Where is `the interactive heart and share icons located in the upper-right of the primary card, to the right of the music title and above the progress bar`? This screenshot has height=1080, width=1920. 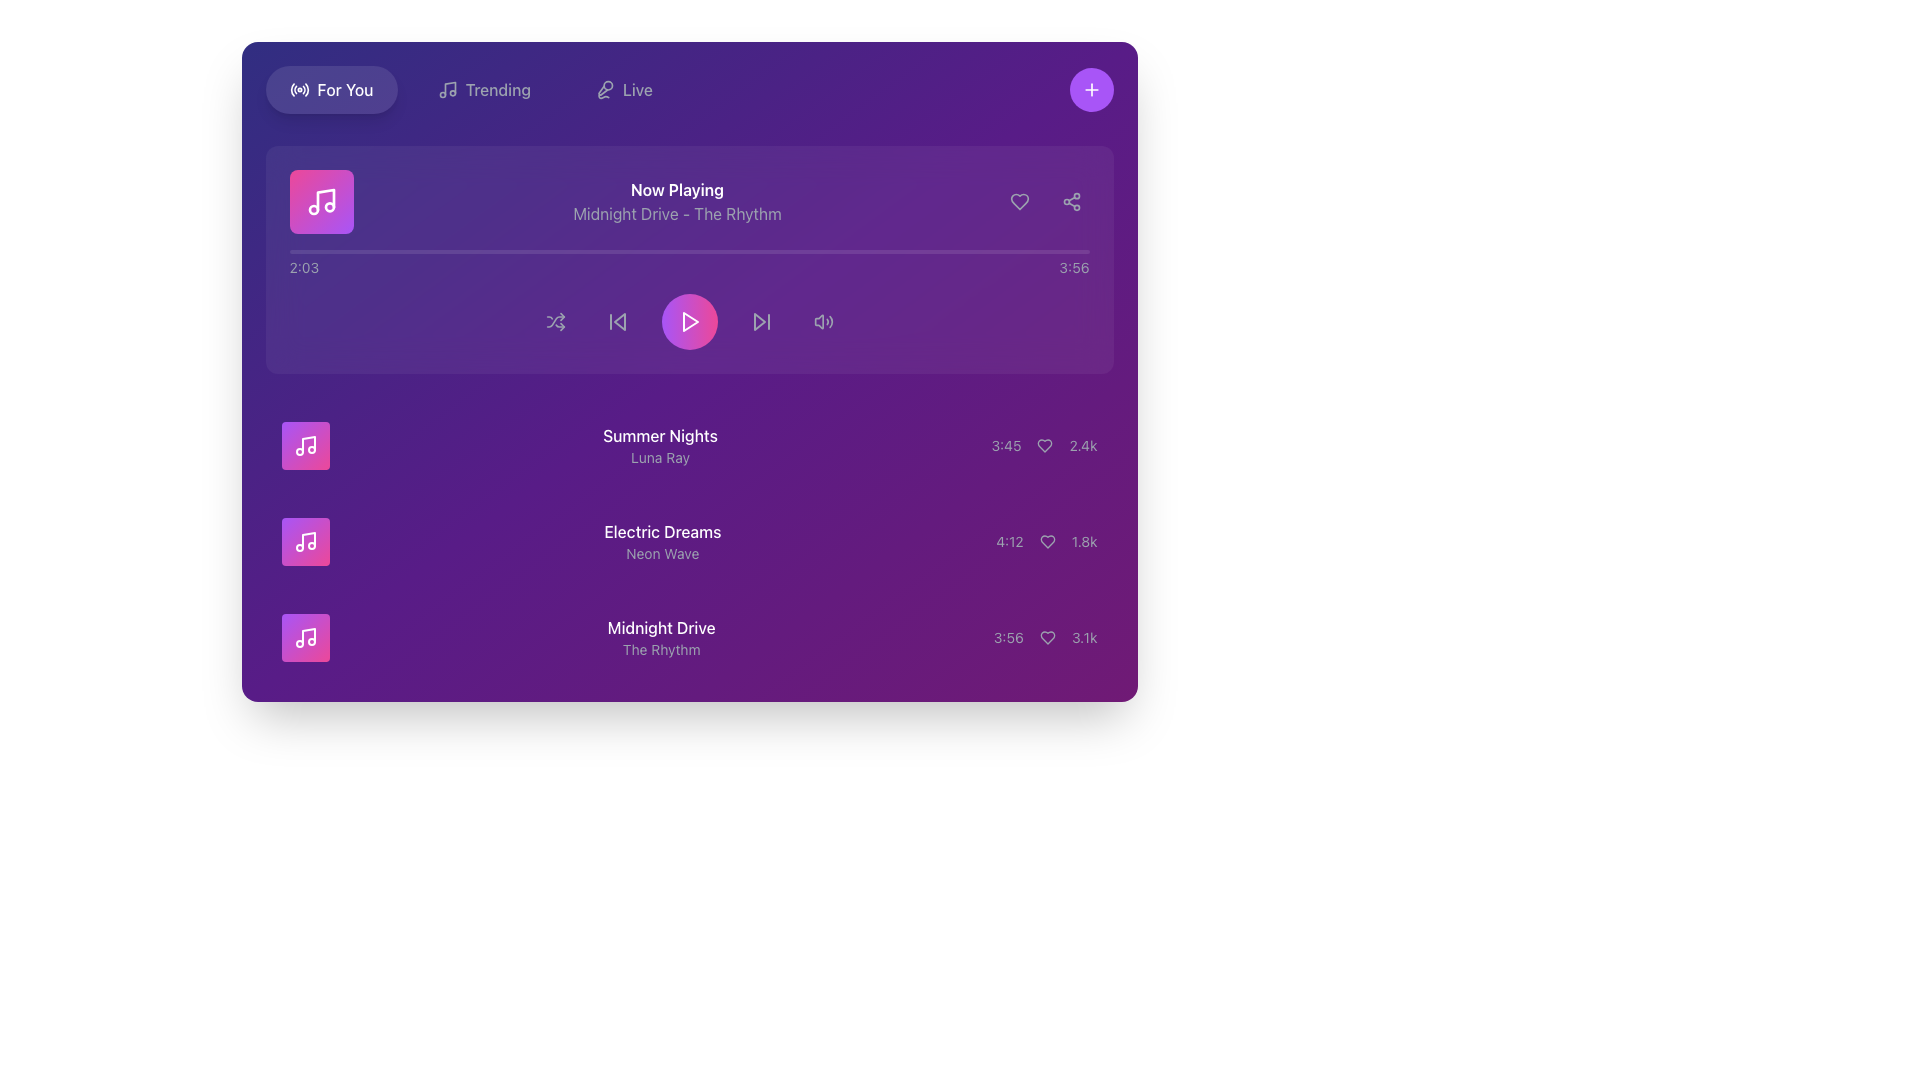 the interactive heart and share icons located in the upper-right of the primary card, to the right of the music title and above the progress bar is located at coordinates (1044, 201).